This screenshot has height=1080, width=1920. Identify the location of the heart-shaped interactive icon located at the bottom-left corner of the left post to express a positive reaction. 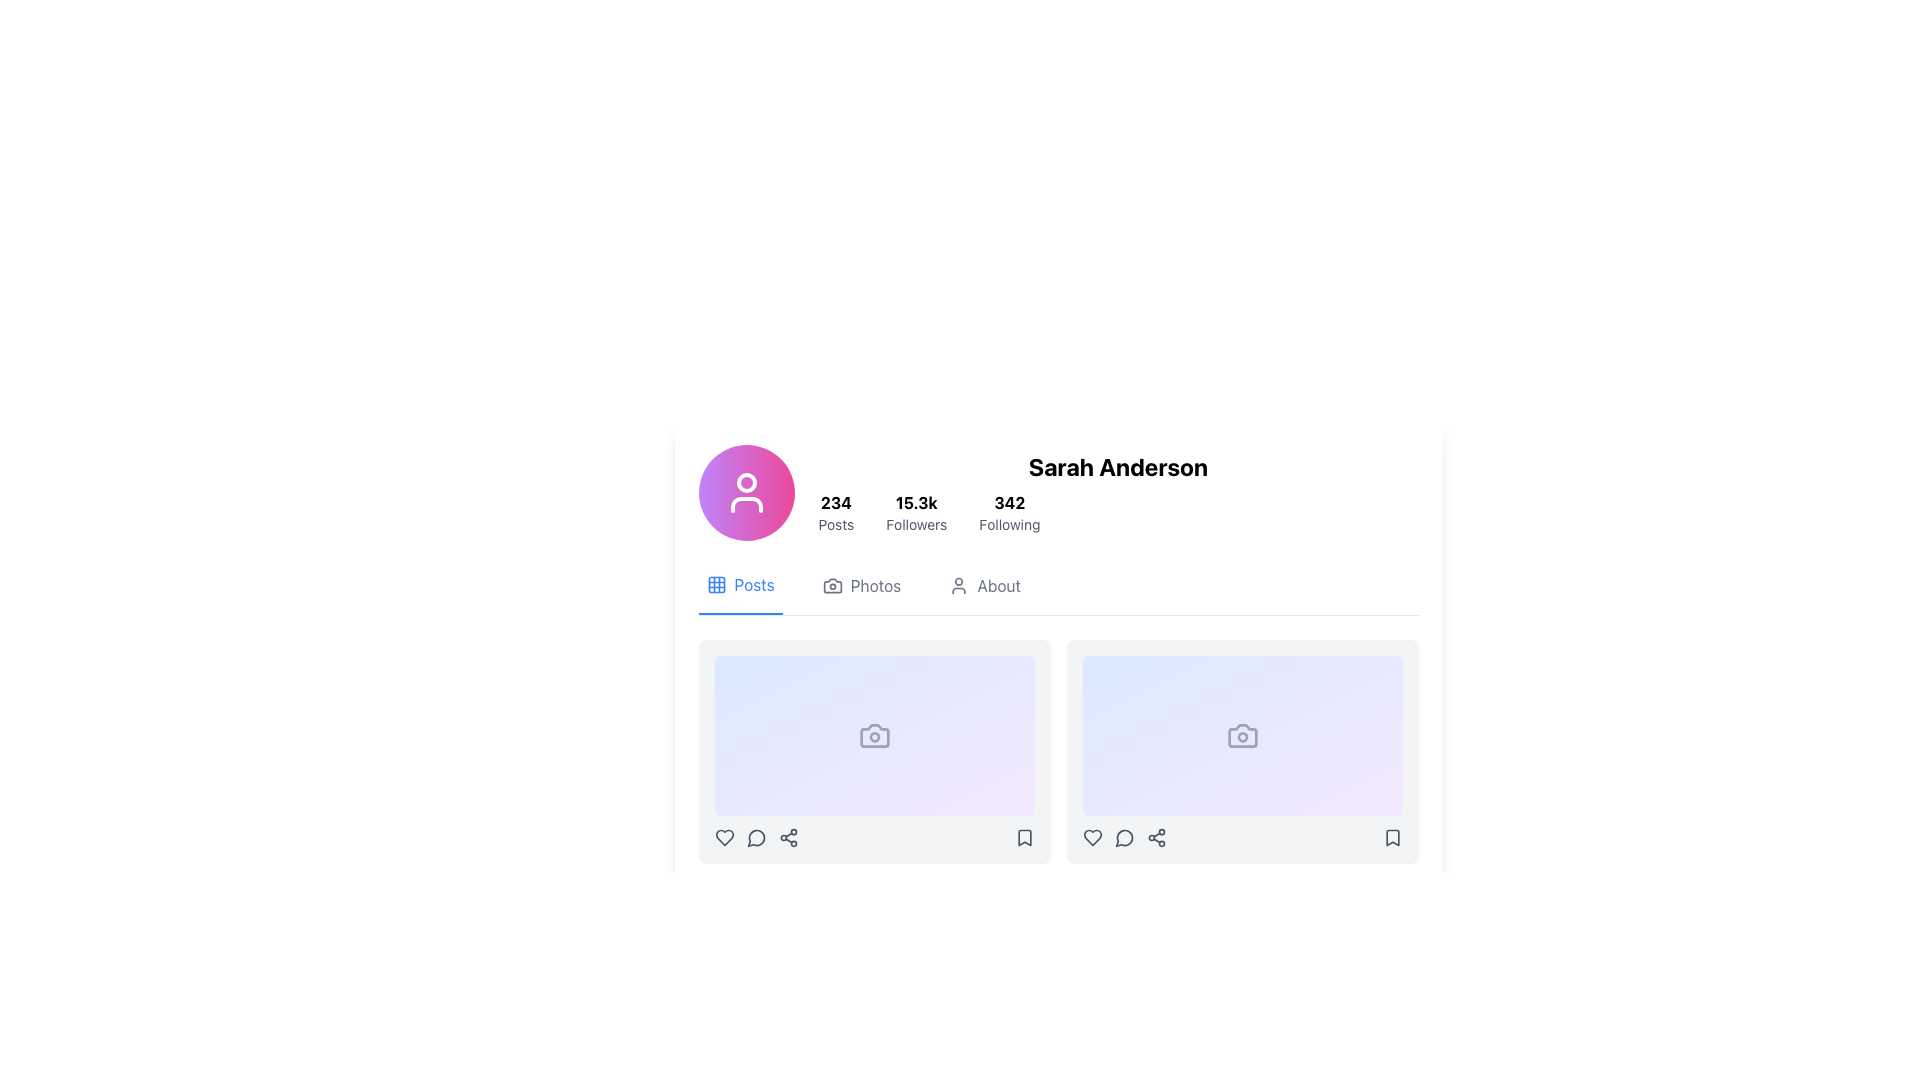
(723, 837).